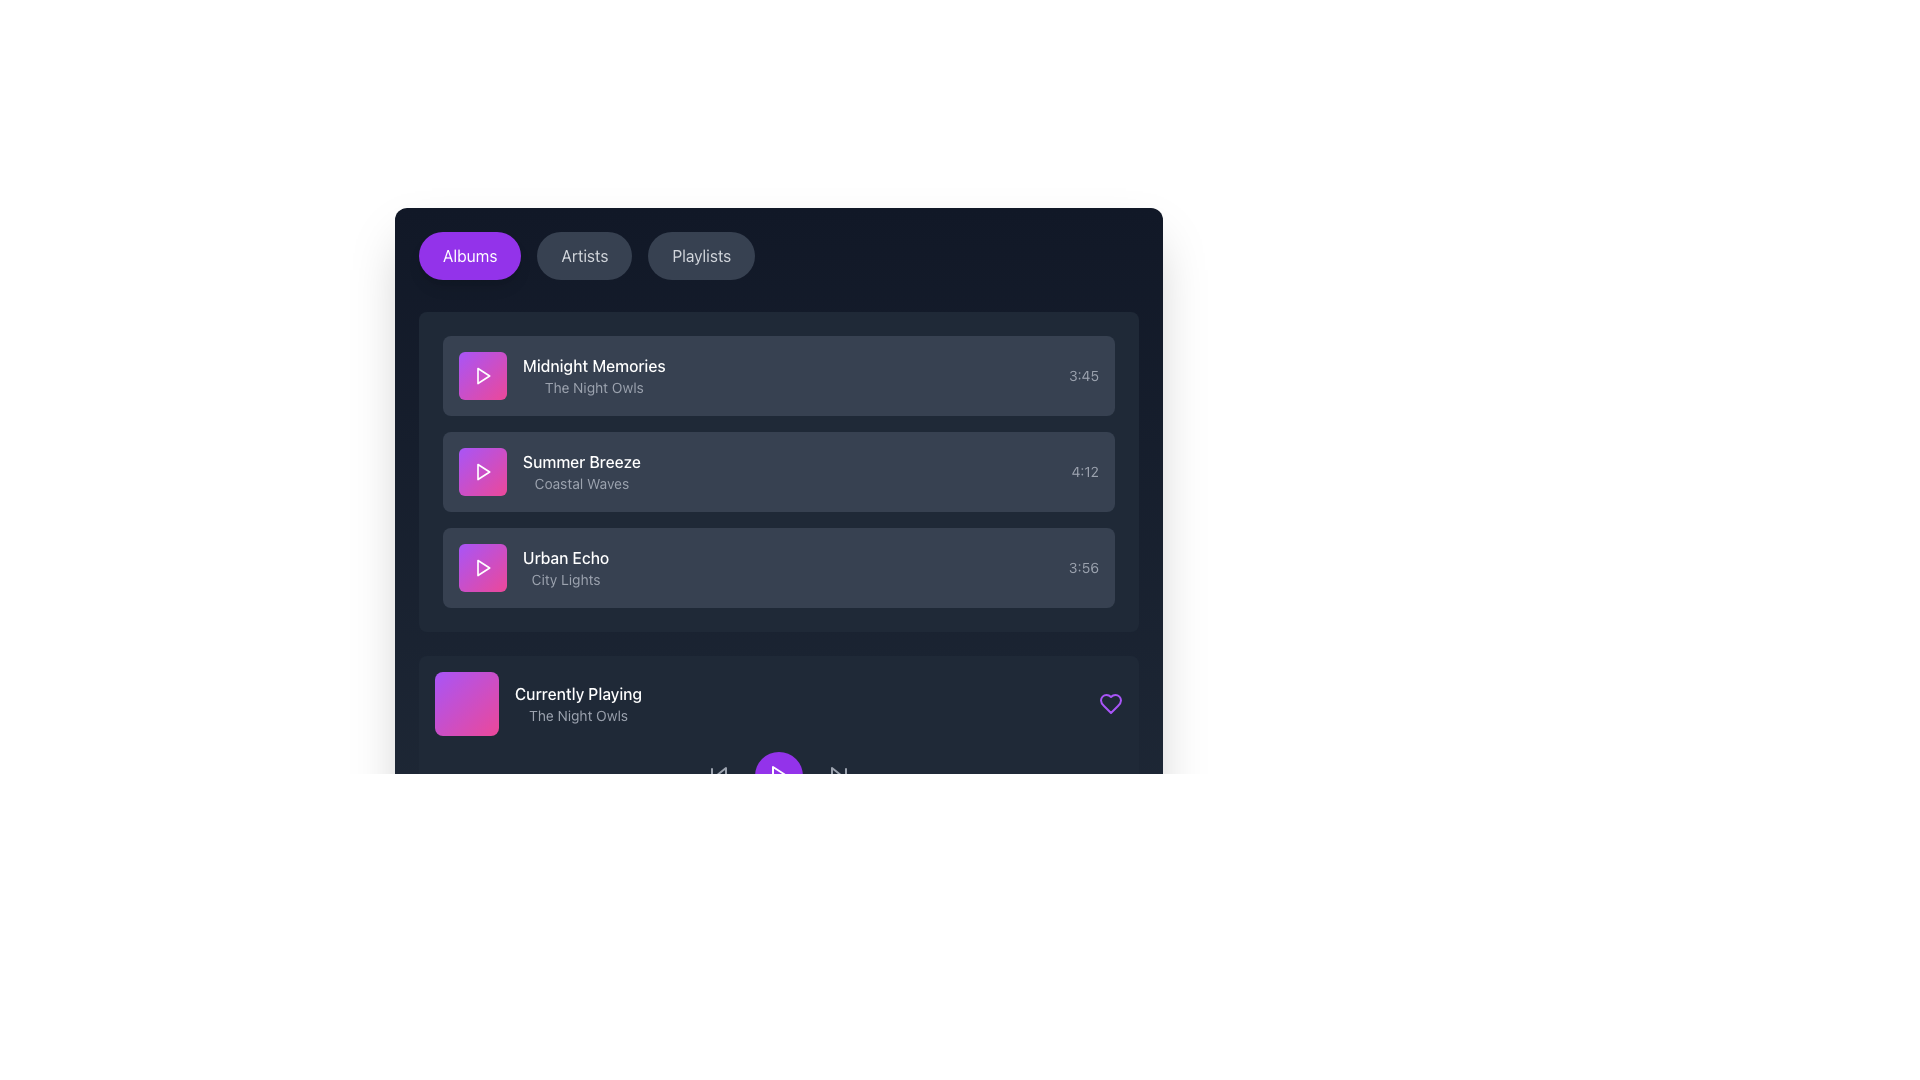 The height and width of the screenshot is (1080, 1920). Describe the element at coordinates (577, 715) in the screenshot. I see `the static text element displaying 'The Night Owls', which is styled in light gray and positioned beneath the 'Currently Playing' text within a dark background` at that location.